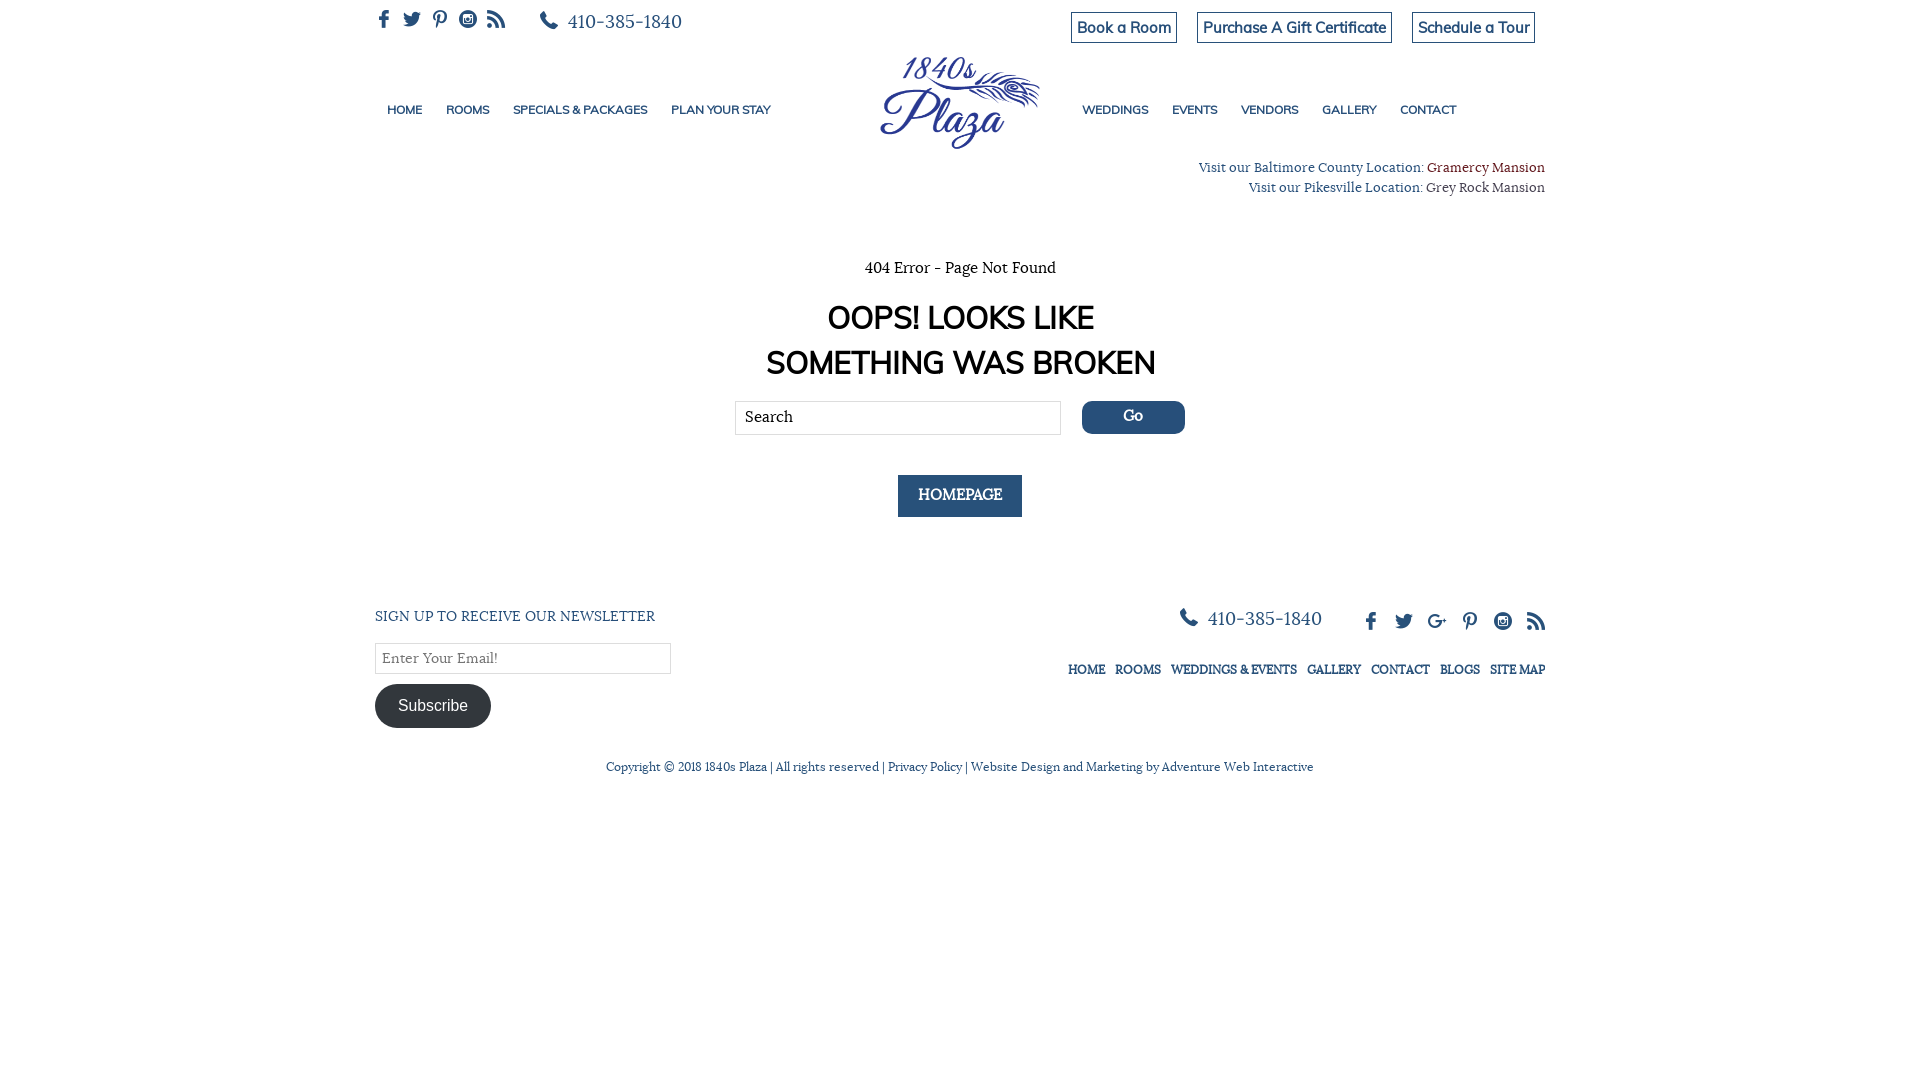 The width and height of the screenshot is (1920, 1080). I want to click on 'HOME', so click(1085, 670).